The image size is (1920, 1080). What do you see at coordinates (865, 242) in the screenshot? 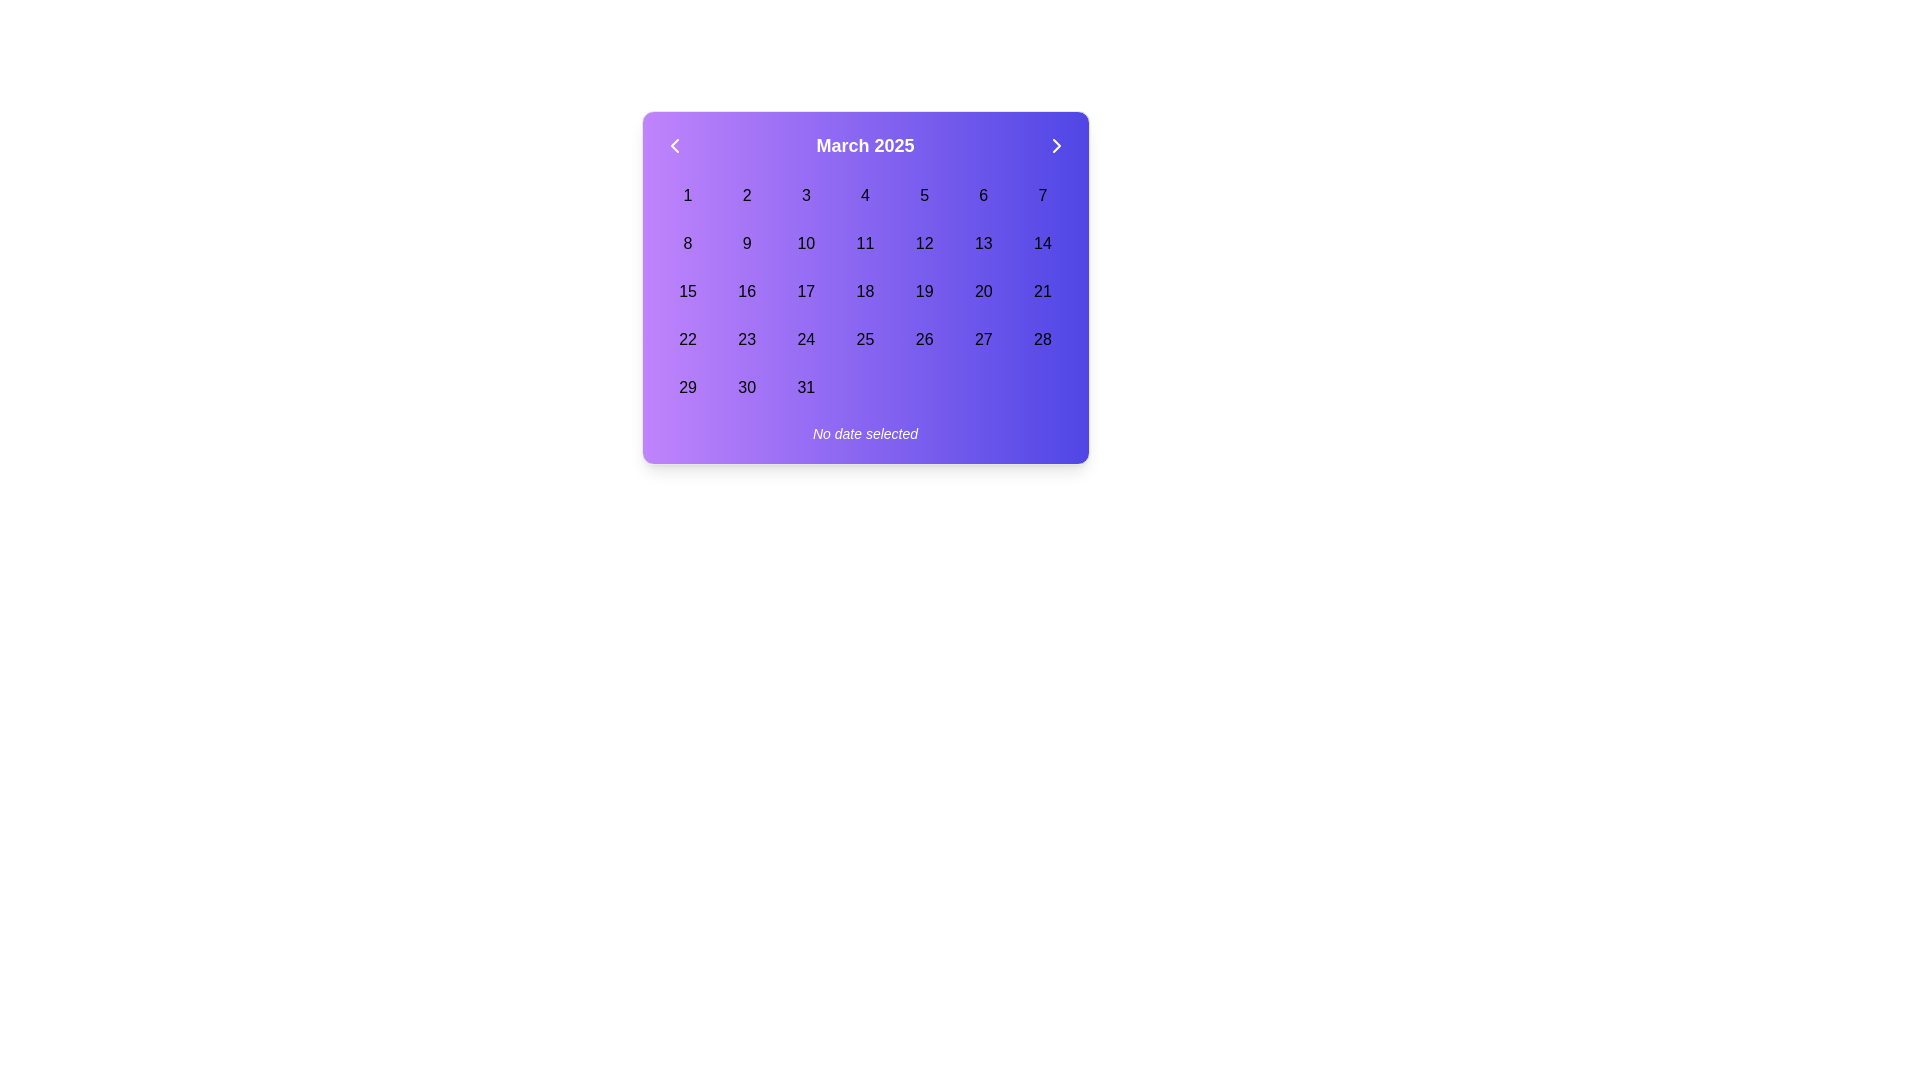
I see `the button representing the 11th day of the month in the calendar grid, located in the 4th column of the 2nd row` at bounding box center [865, 242].